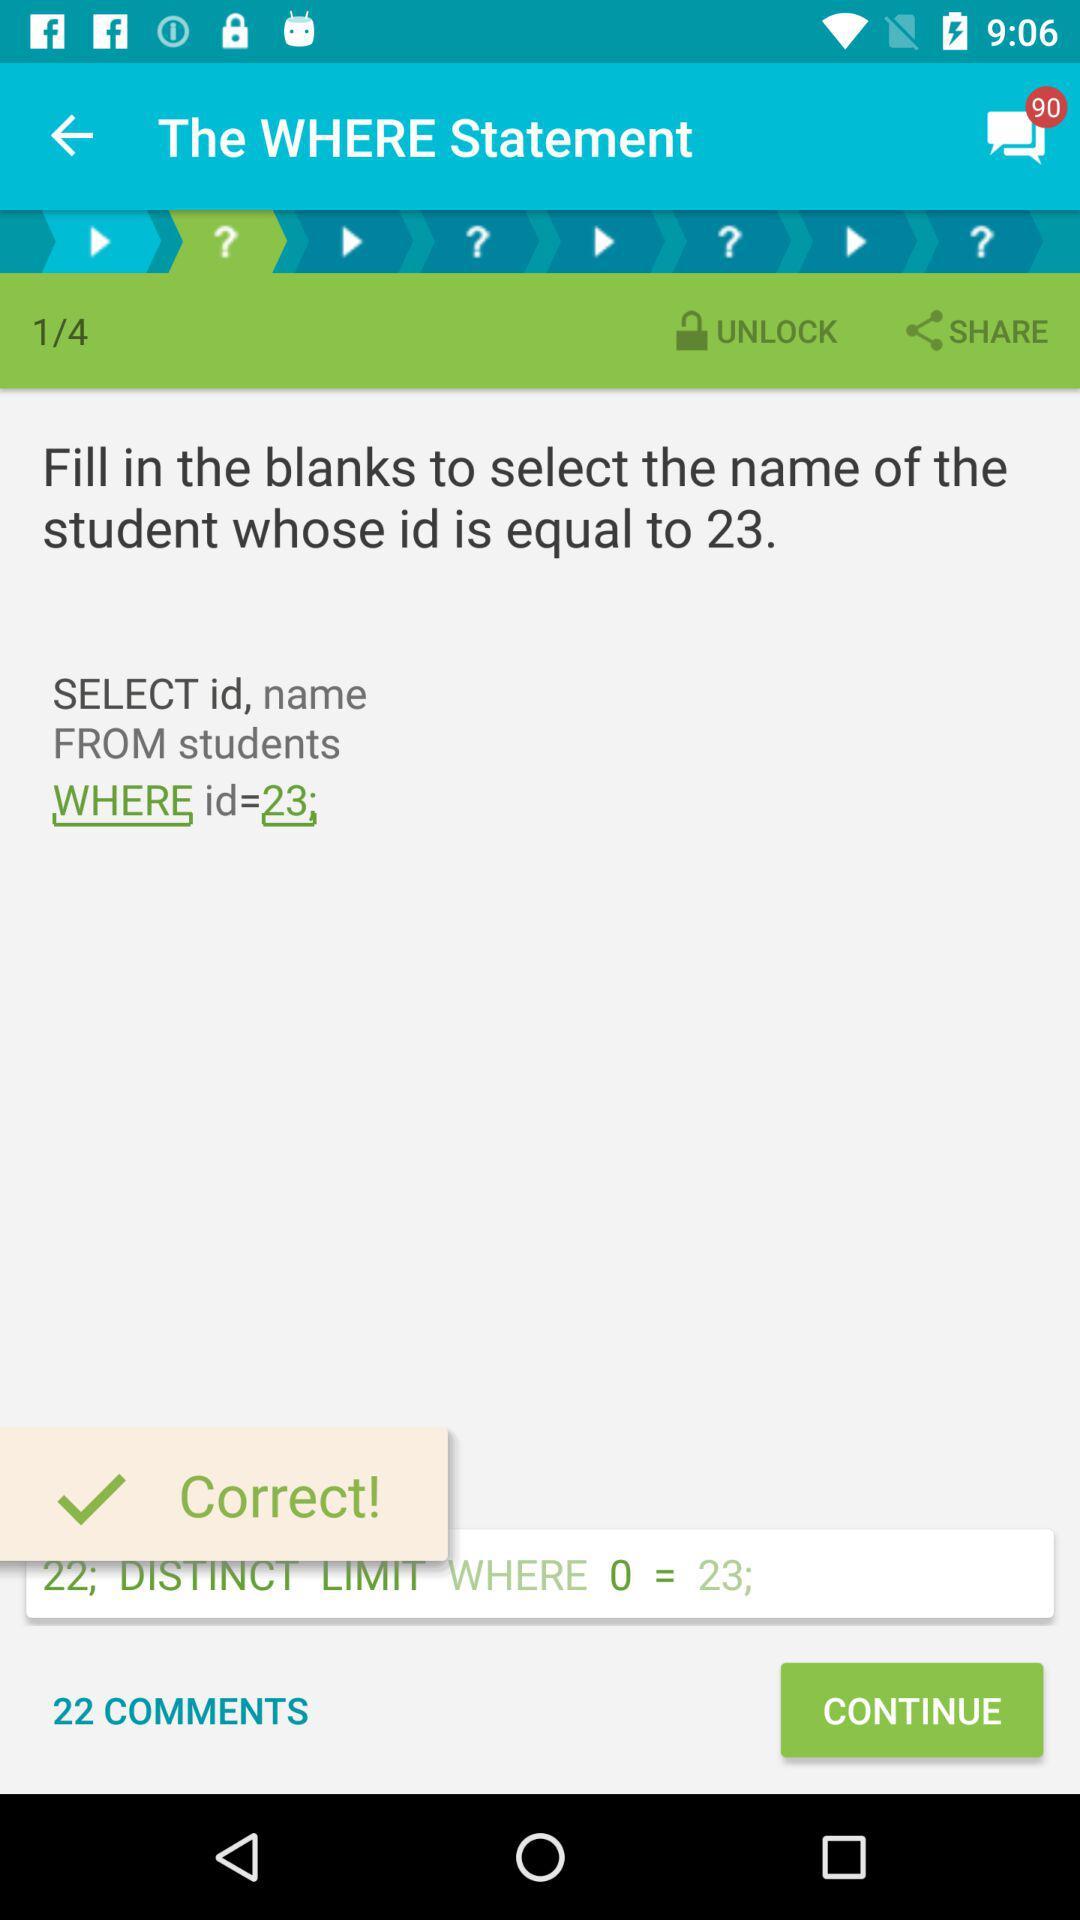 This screenshot has width=1080, height=1920. Describe the element at coordinates (729, 240) in the screenshot. I see `the help icon` at that location.